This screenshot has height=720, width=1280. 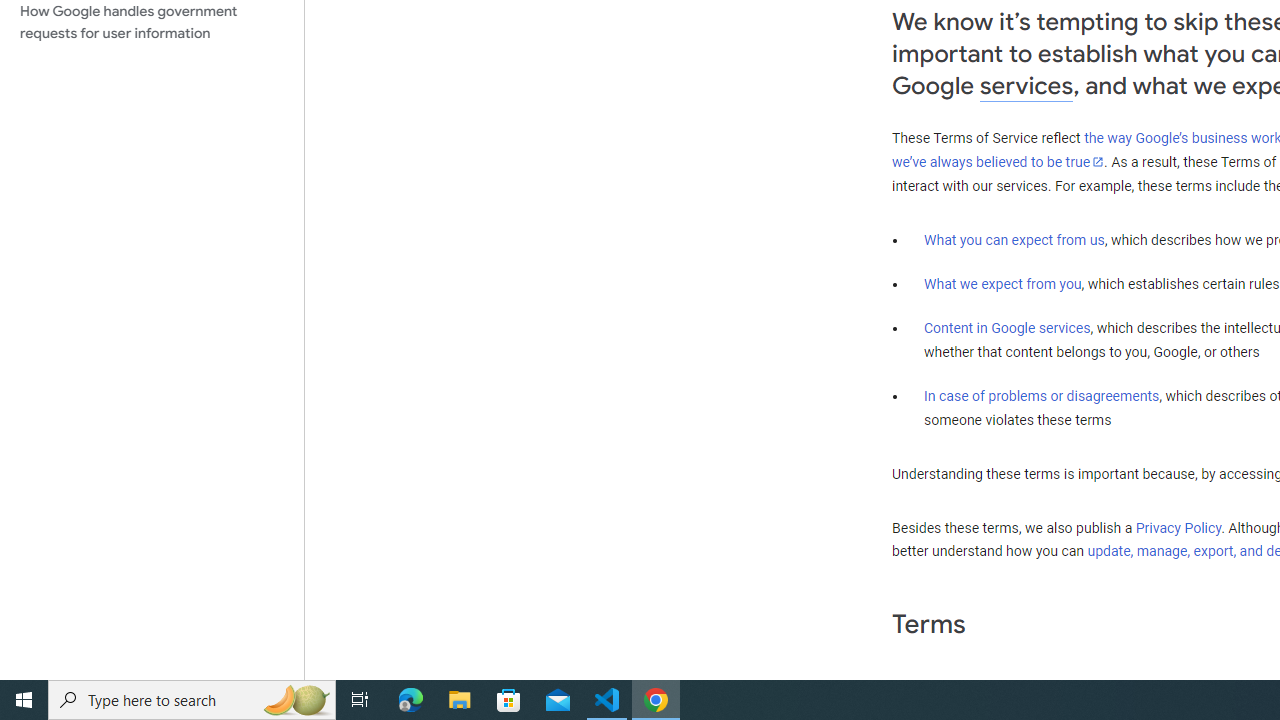 I want to click on 'What we expect from you', so click(x=1002, y=284).